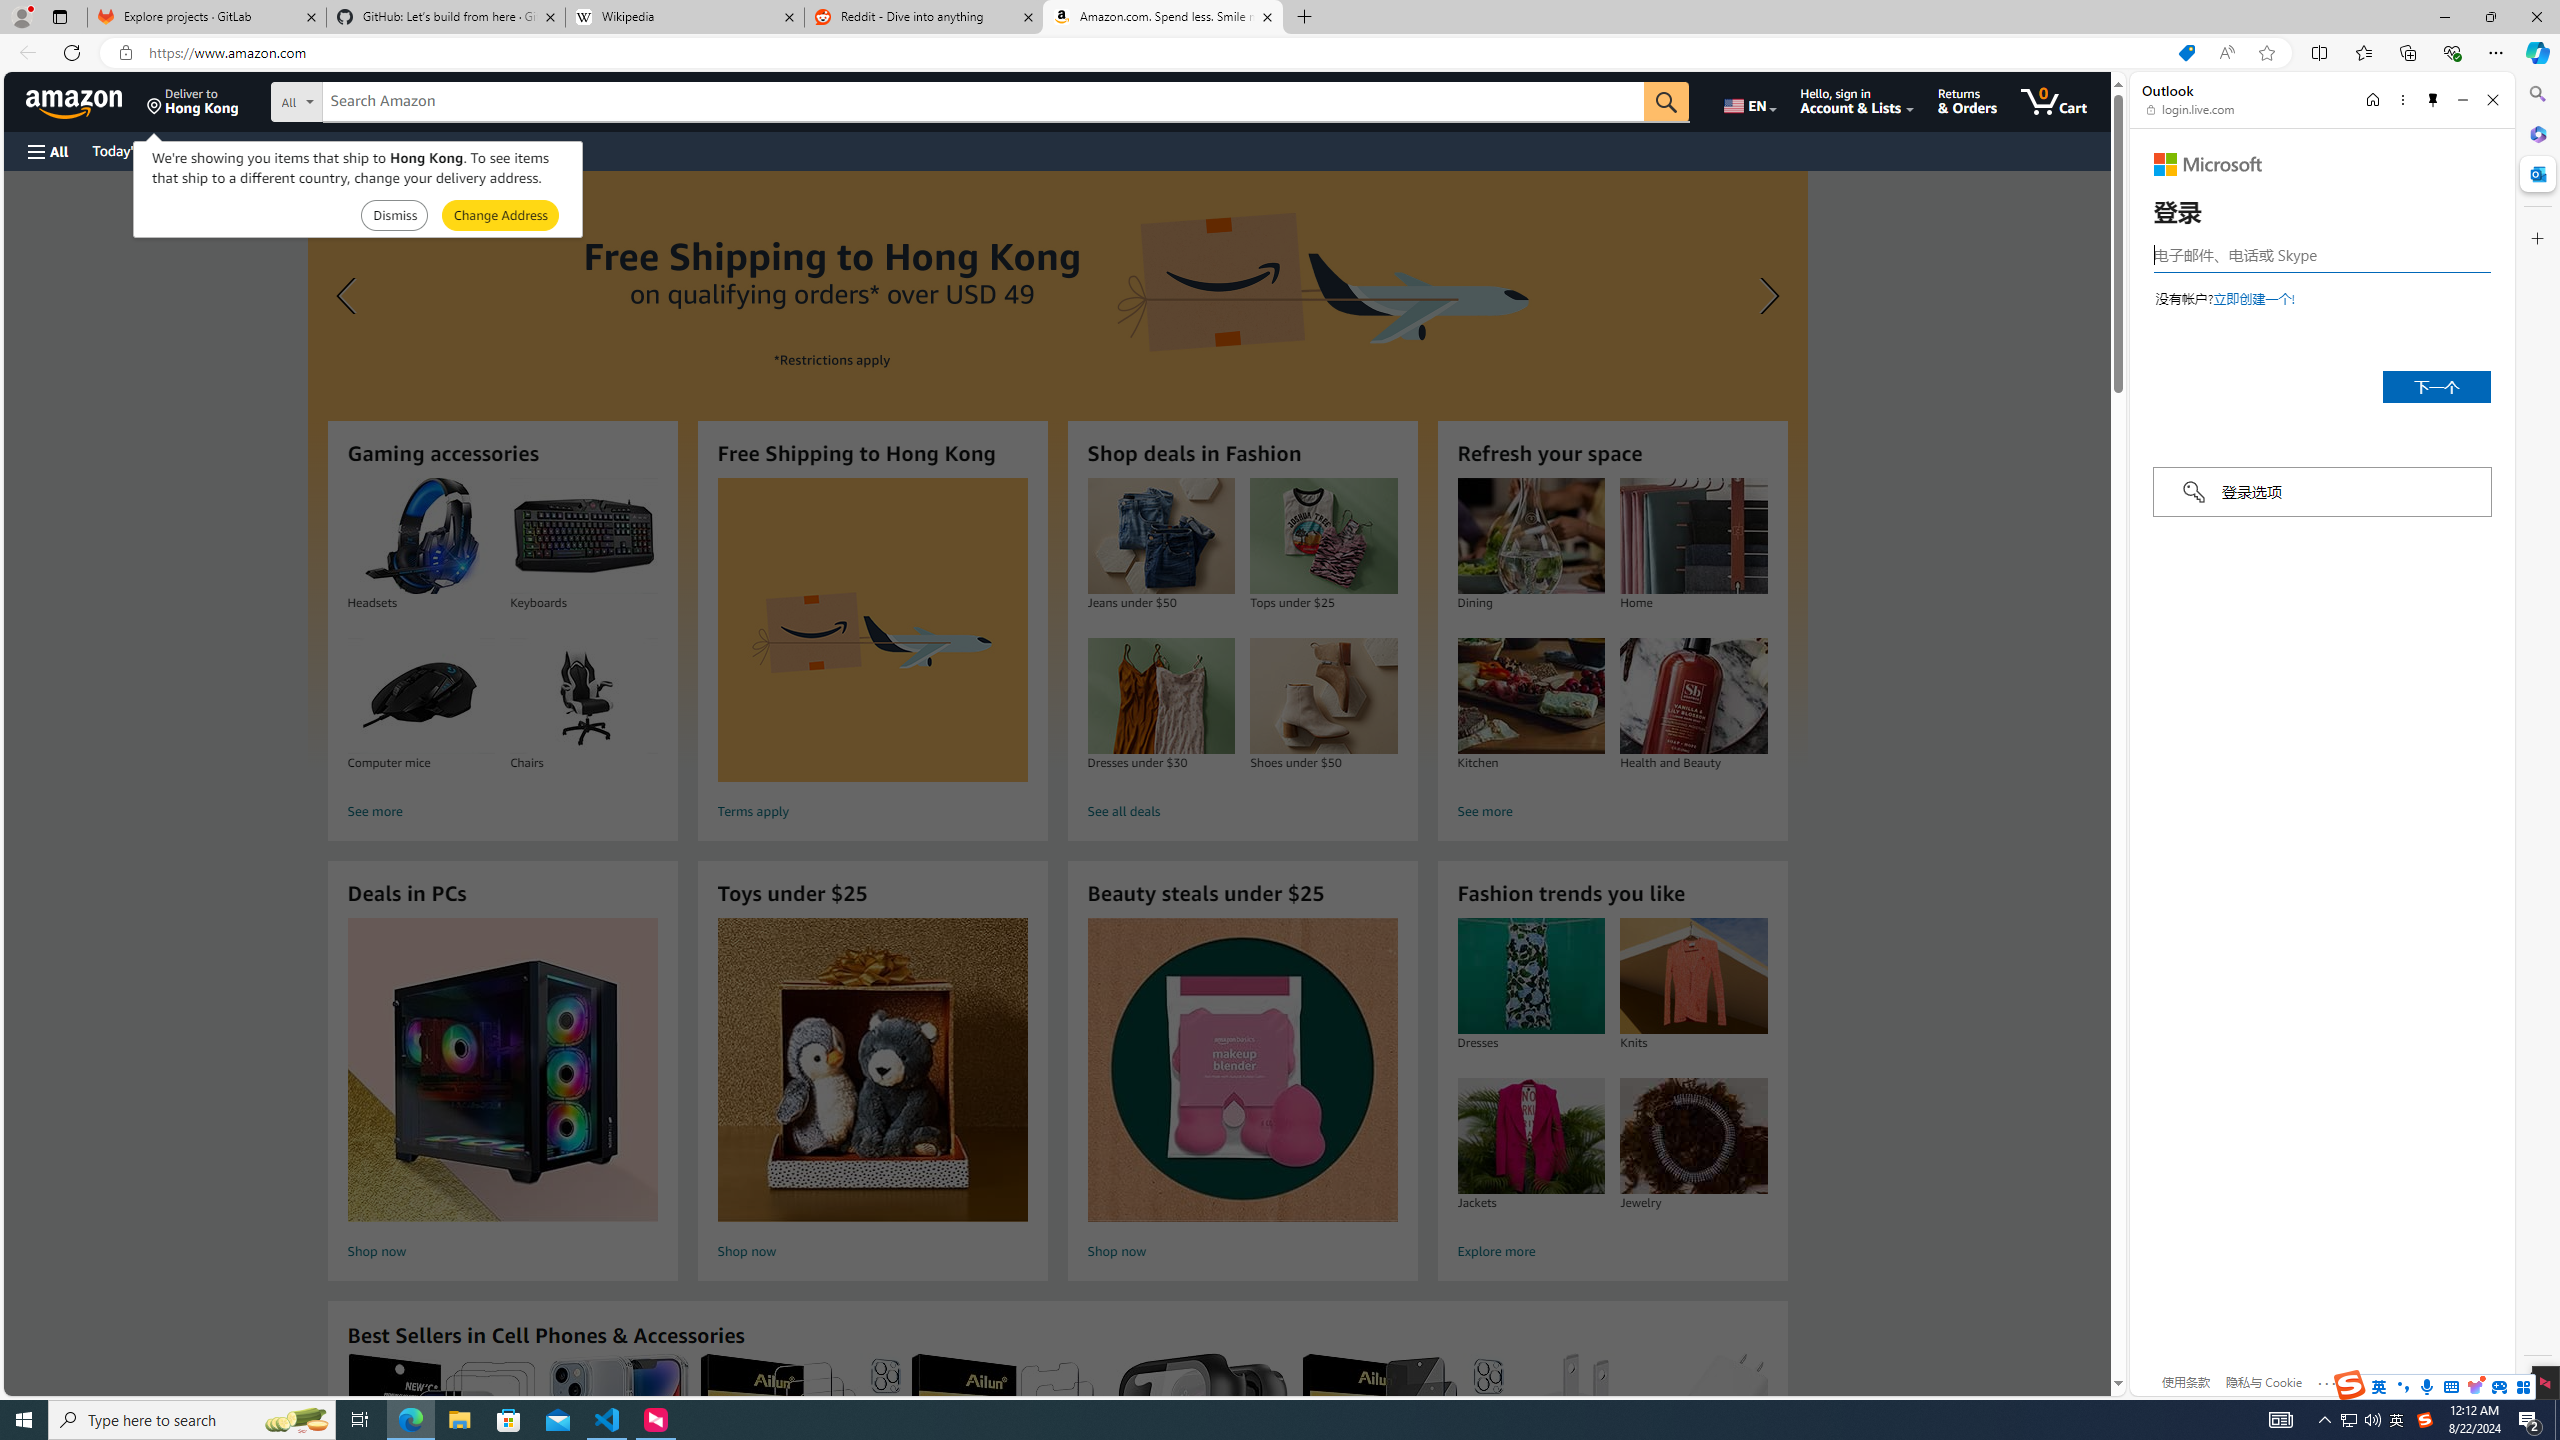  What do you see at coordinates (582, 696) in the screenshot?
I see `'Chairs'` at bounding box center [582, 696].